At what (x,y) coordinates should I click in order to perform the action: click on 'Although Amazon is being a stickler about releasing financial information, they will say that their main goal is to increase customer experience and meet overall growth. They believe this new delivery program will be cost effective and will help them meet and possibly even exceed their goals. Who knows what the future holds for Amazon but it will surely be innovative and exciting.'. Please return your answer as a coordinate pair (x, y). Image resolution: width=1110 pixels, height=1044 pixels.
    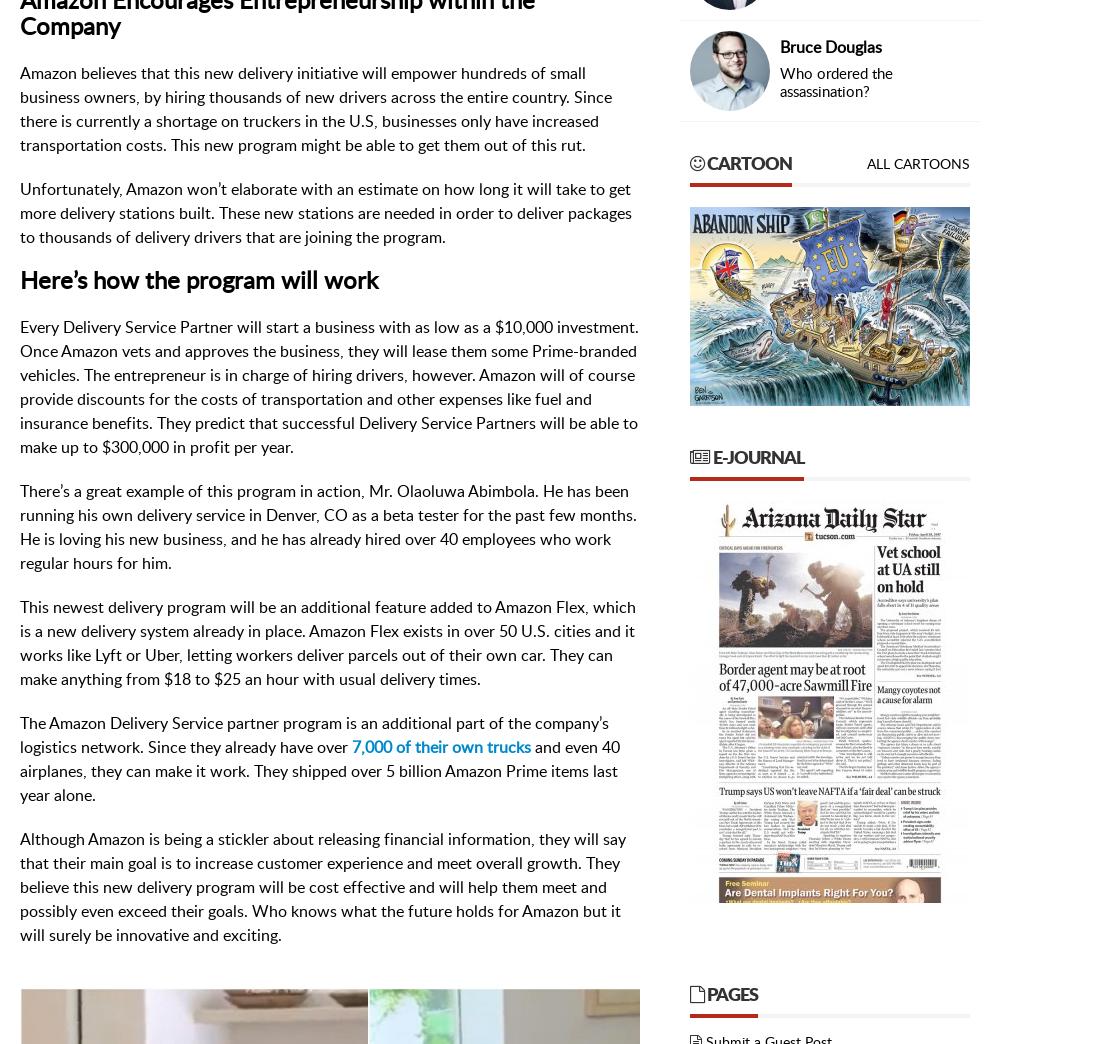
    Looking at the image, I should click on (322, 886).